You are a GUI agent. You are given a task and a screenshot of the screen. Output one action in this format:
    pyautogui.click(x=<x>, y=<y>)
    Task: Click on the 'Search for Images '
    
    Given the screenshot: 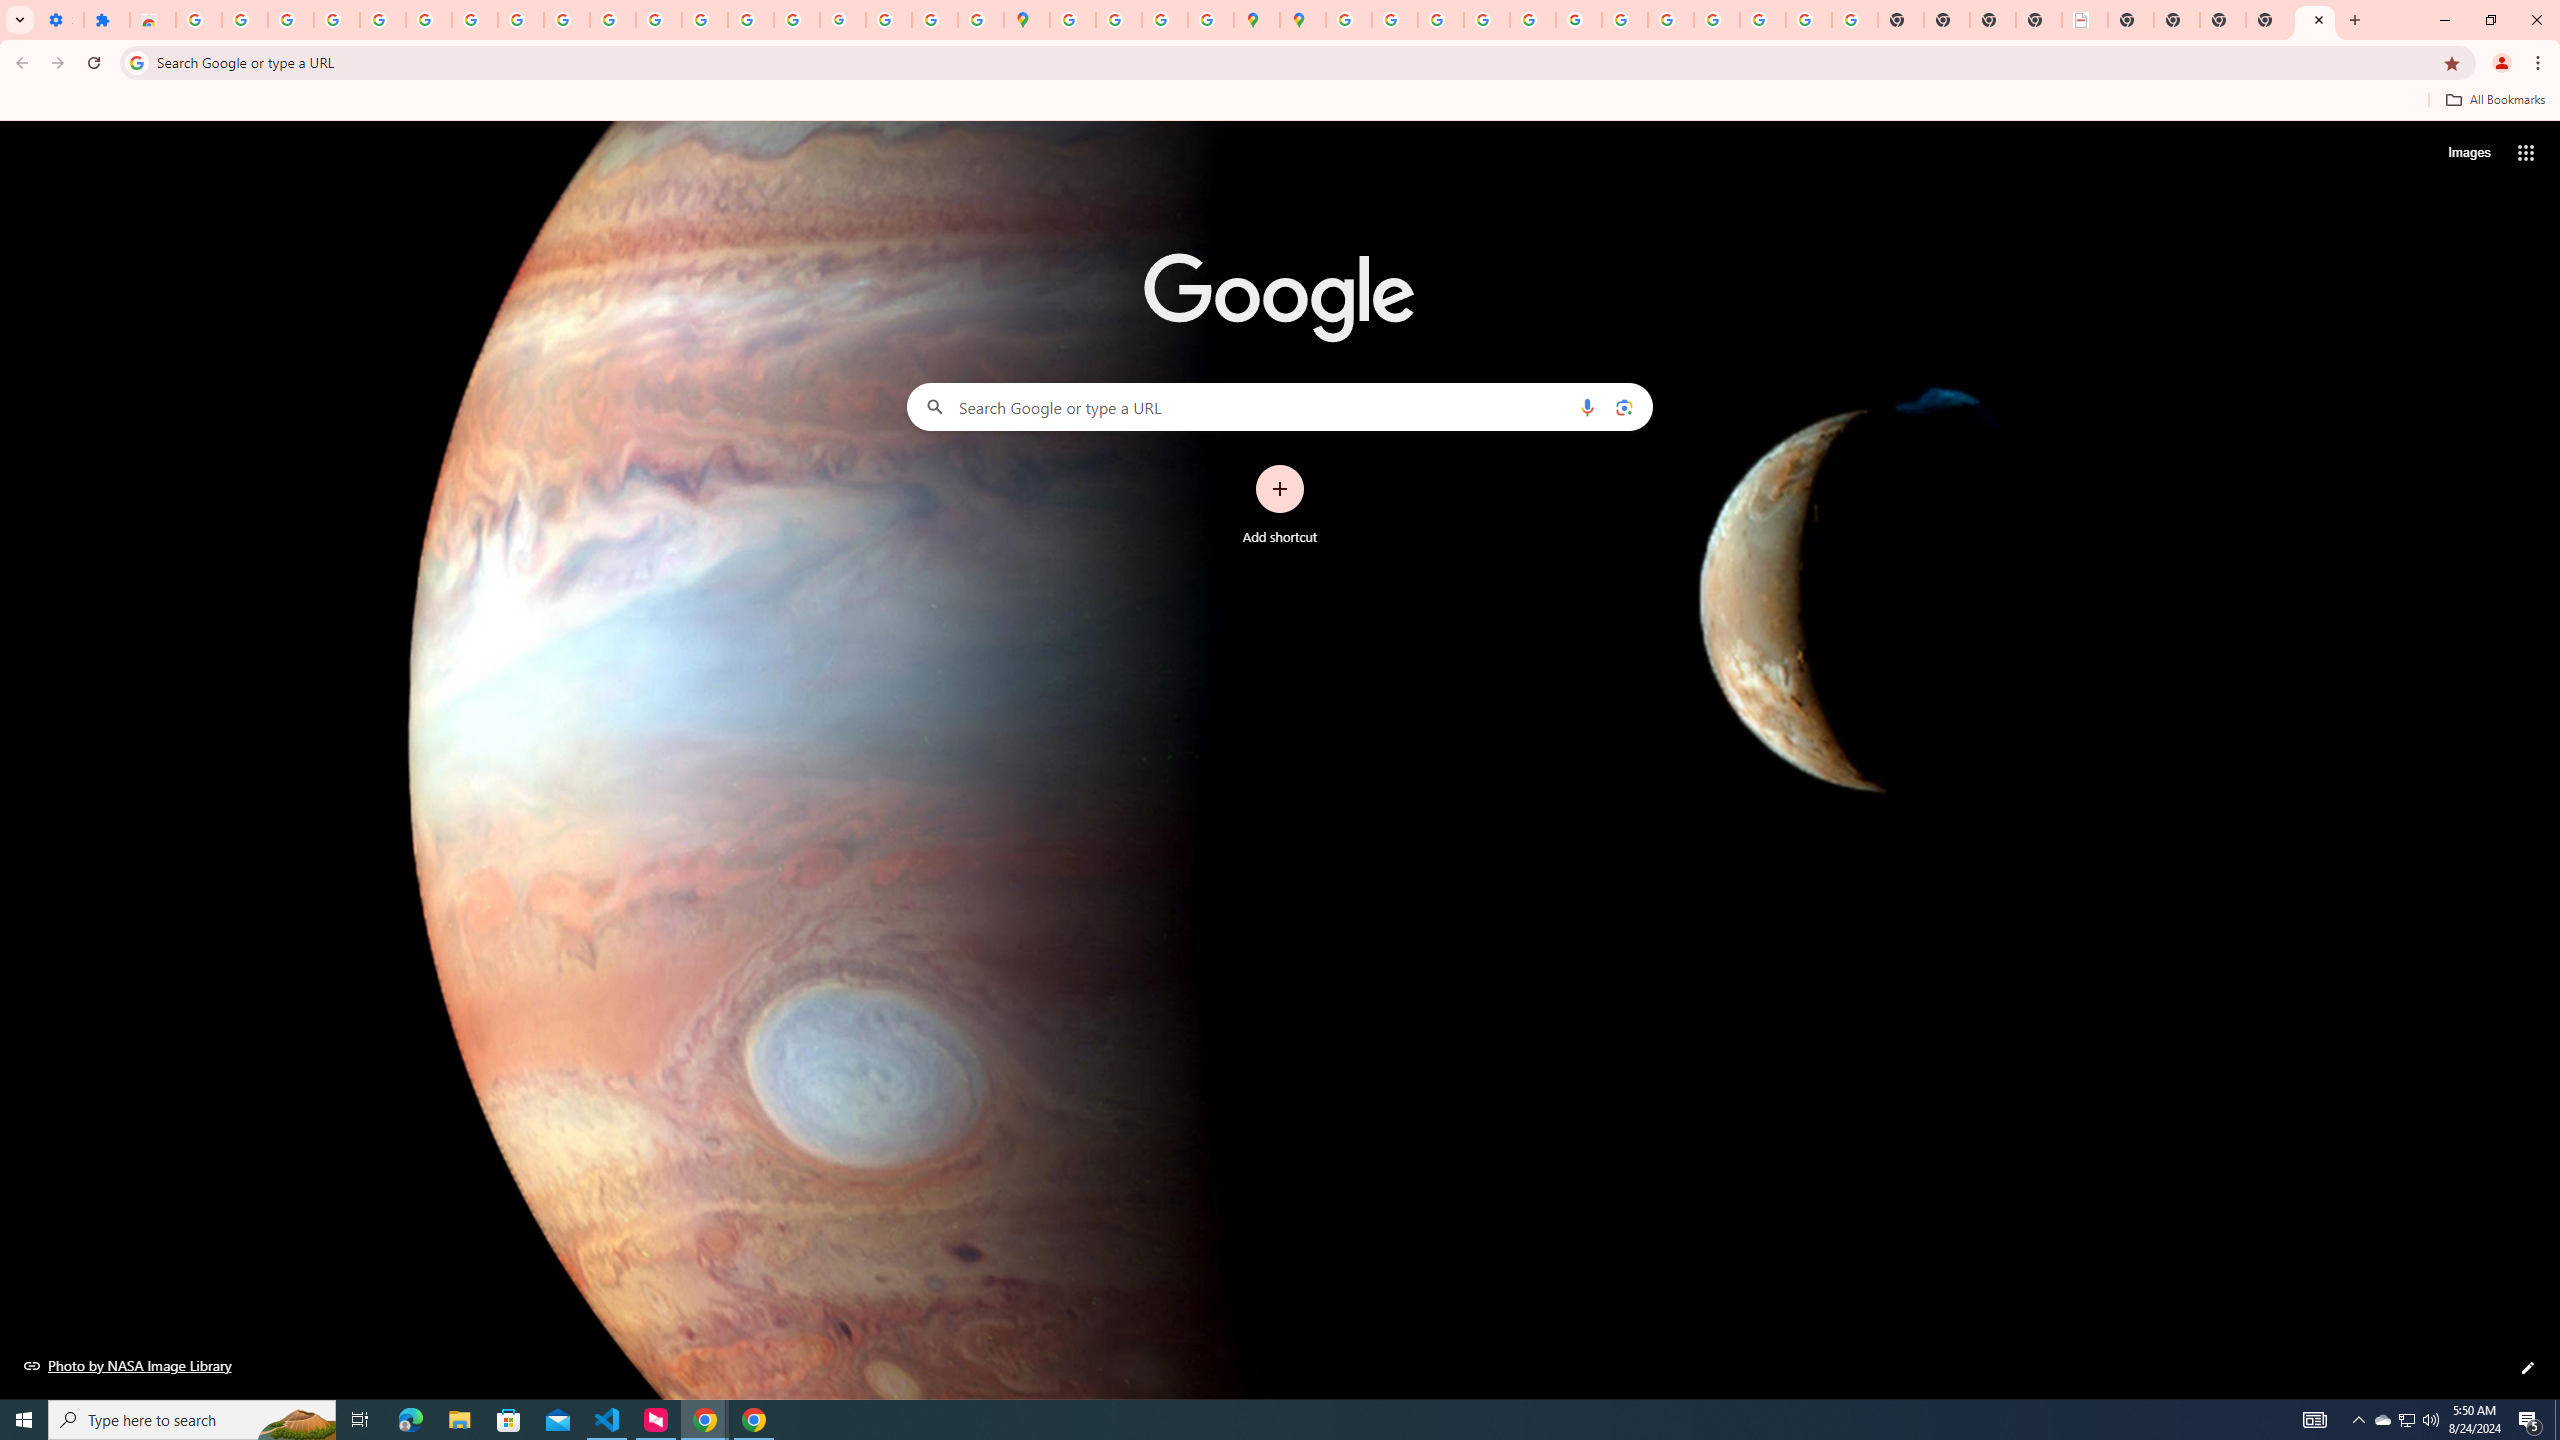 What is the action you would take?
    pyautogui.click(x=2469, y=153)
    